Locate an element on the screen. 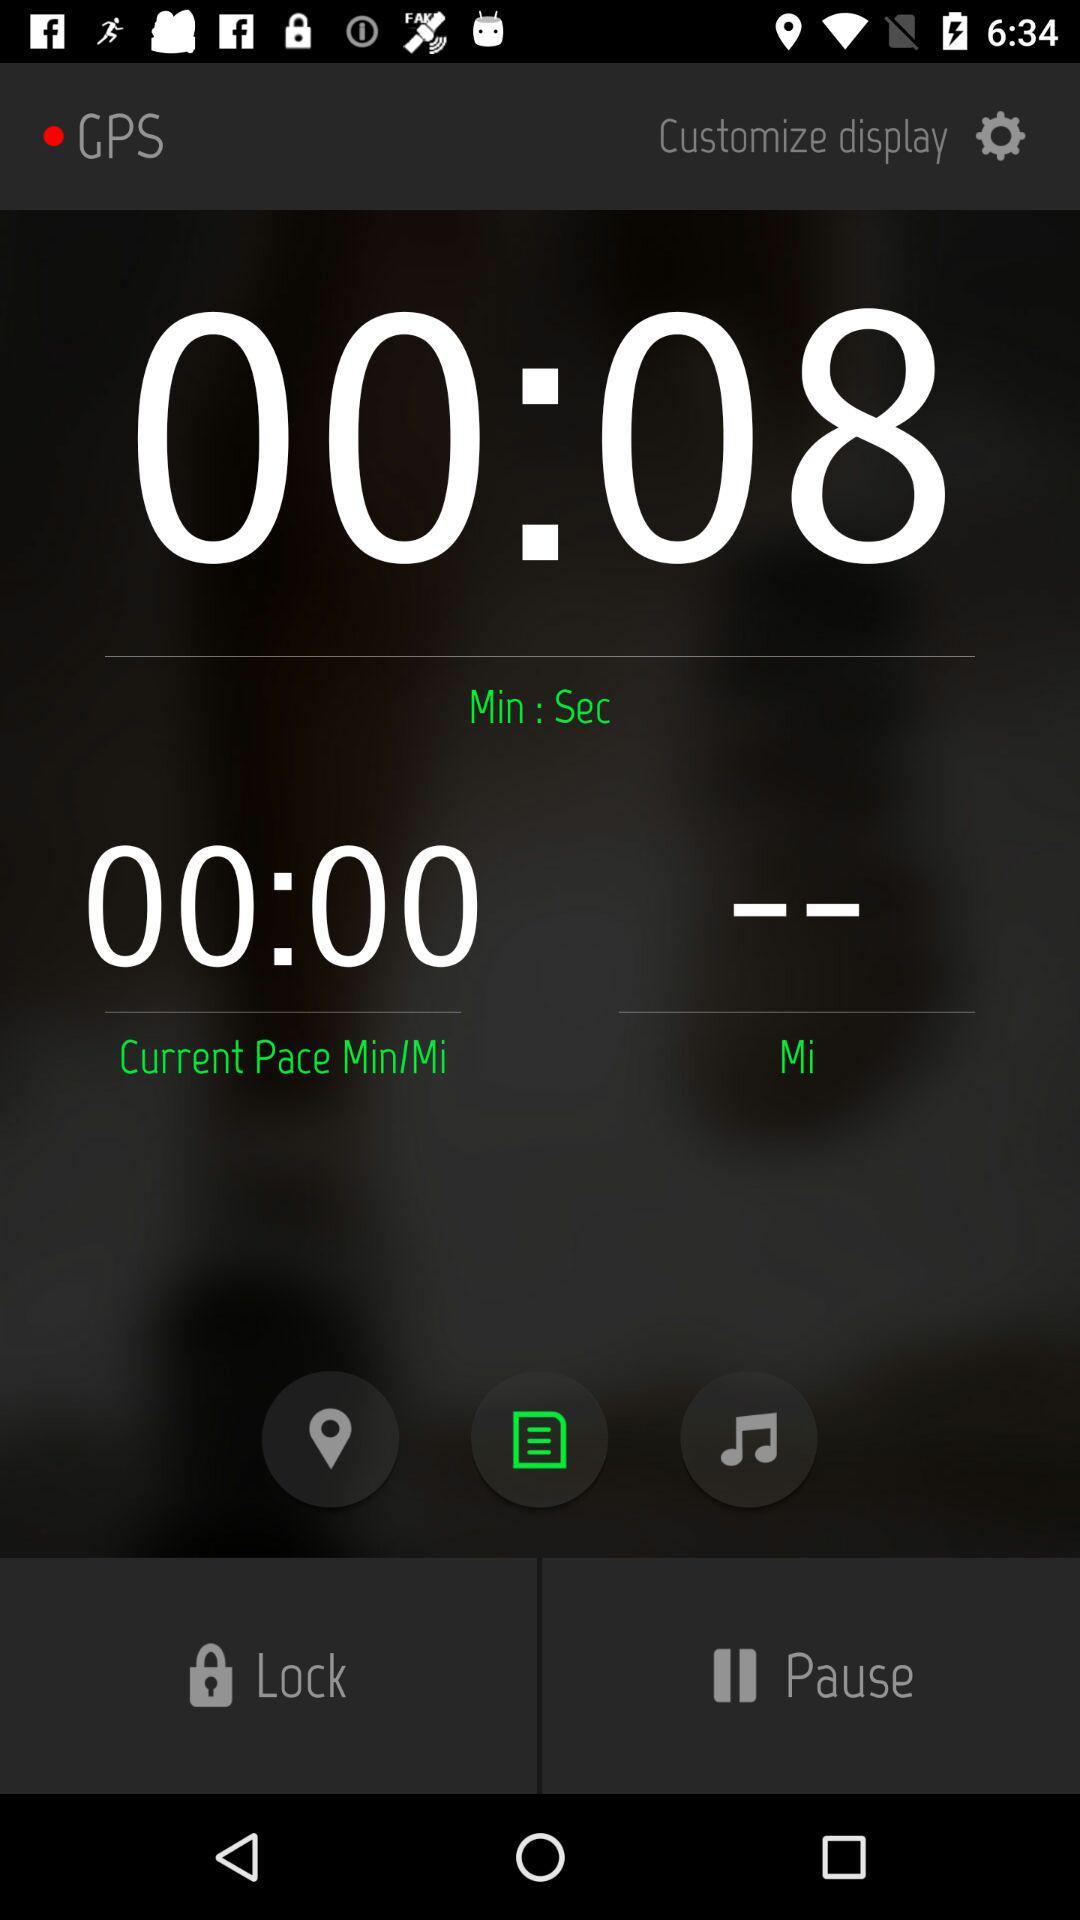 Image resolution: width=1080 pixels, height=1920 pixels. the customize display is located at coordinates (855, 135).